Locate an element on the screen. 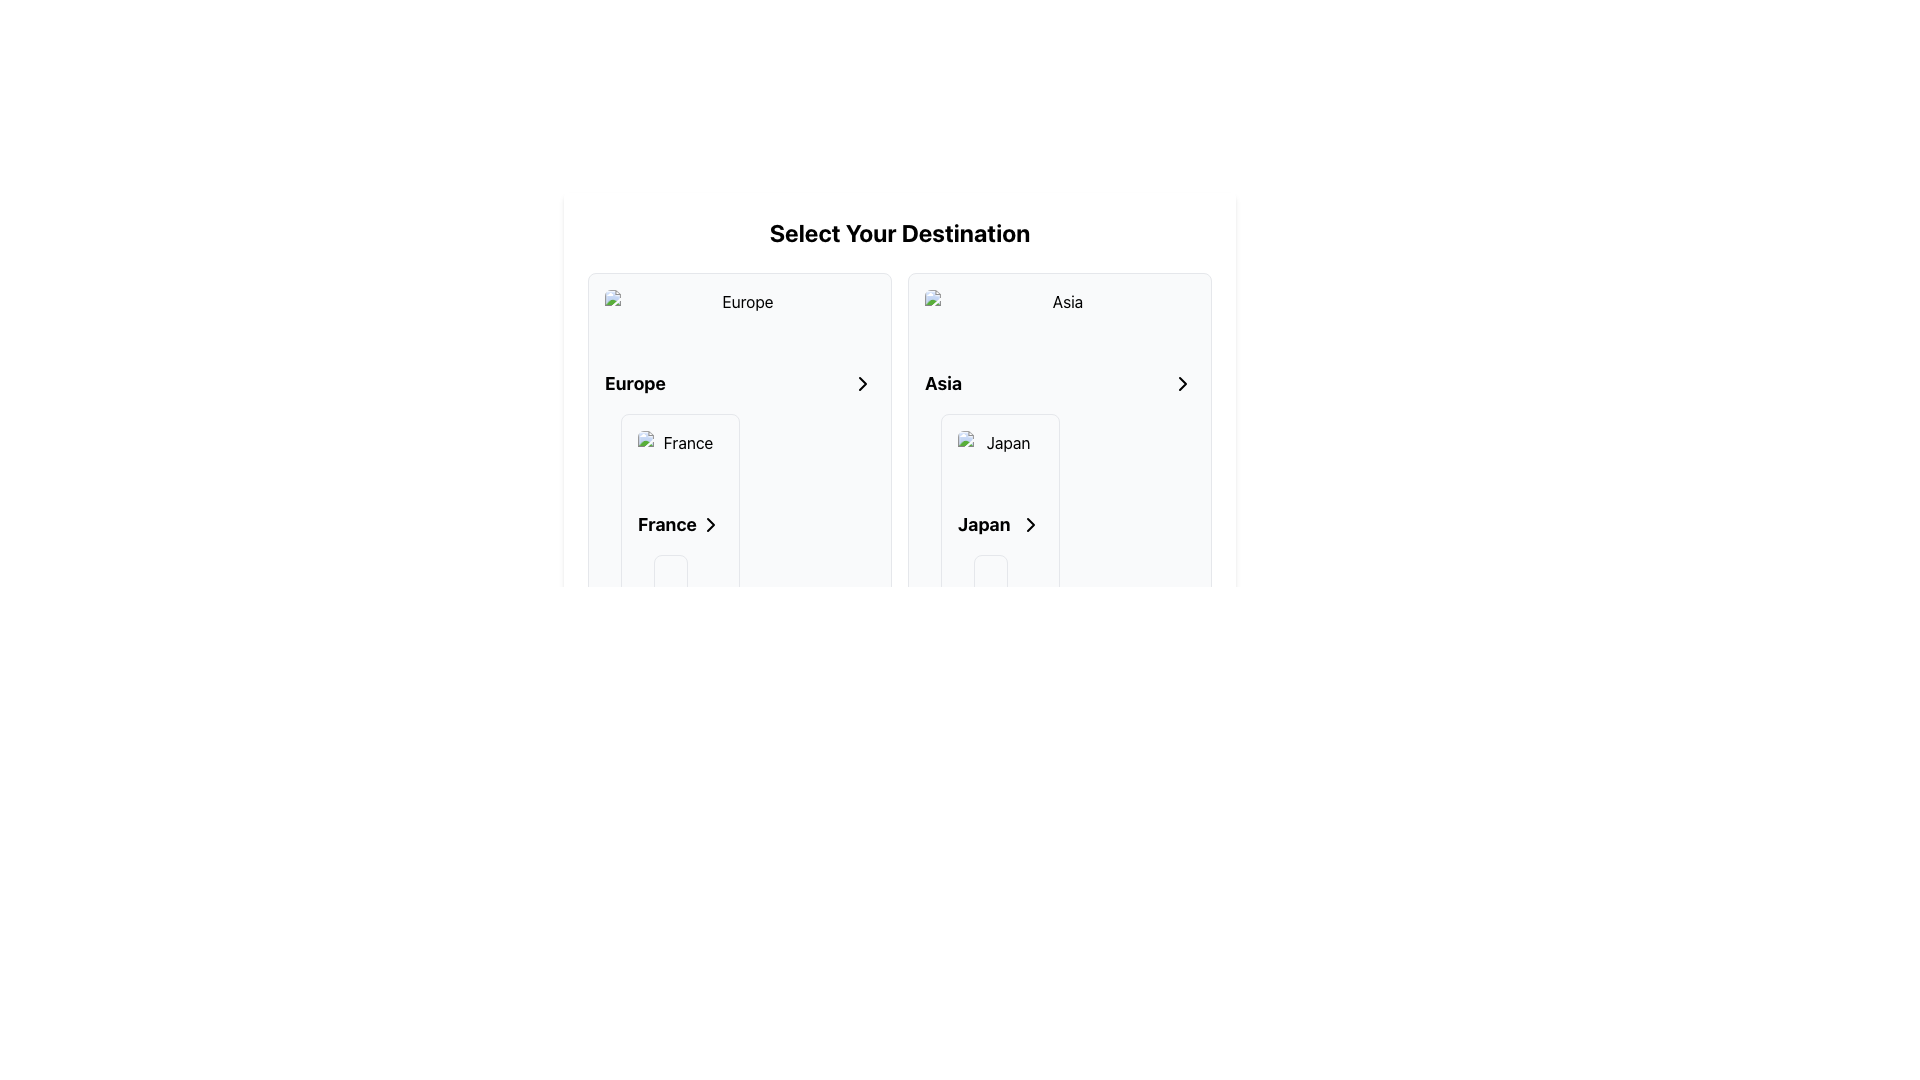  the rightward-pointing black chevron icon located to the far-right of the 'Europe' section is located at coordinates (863, 384).